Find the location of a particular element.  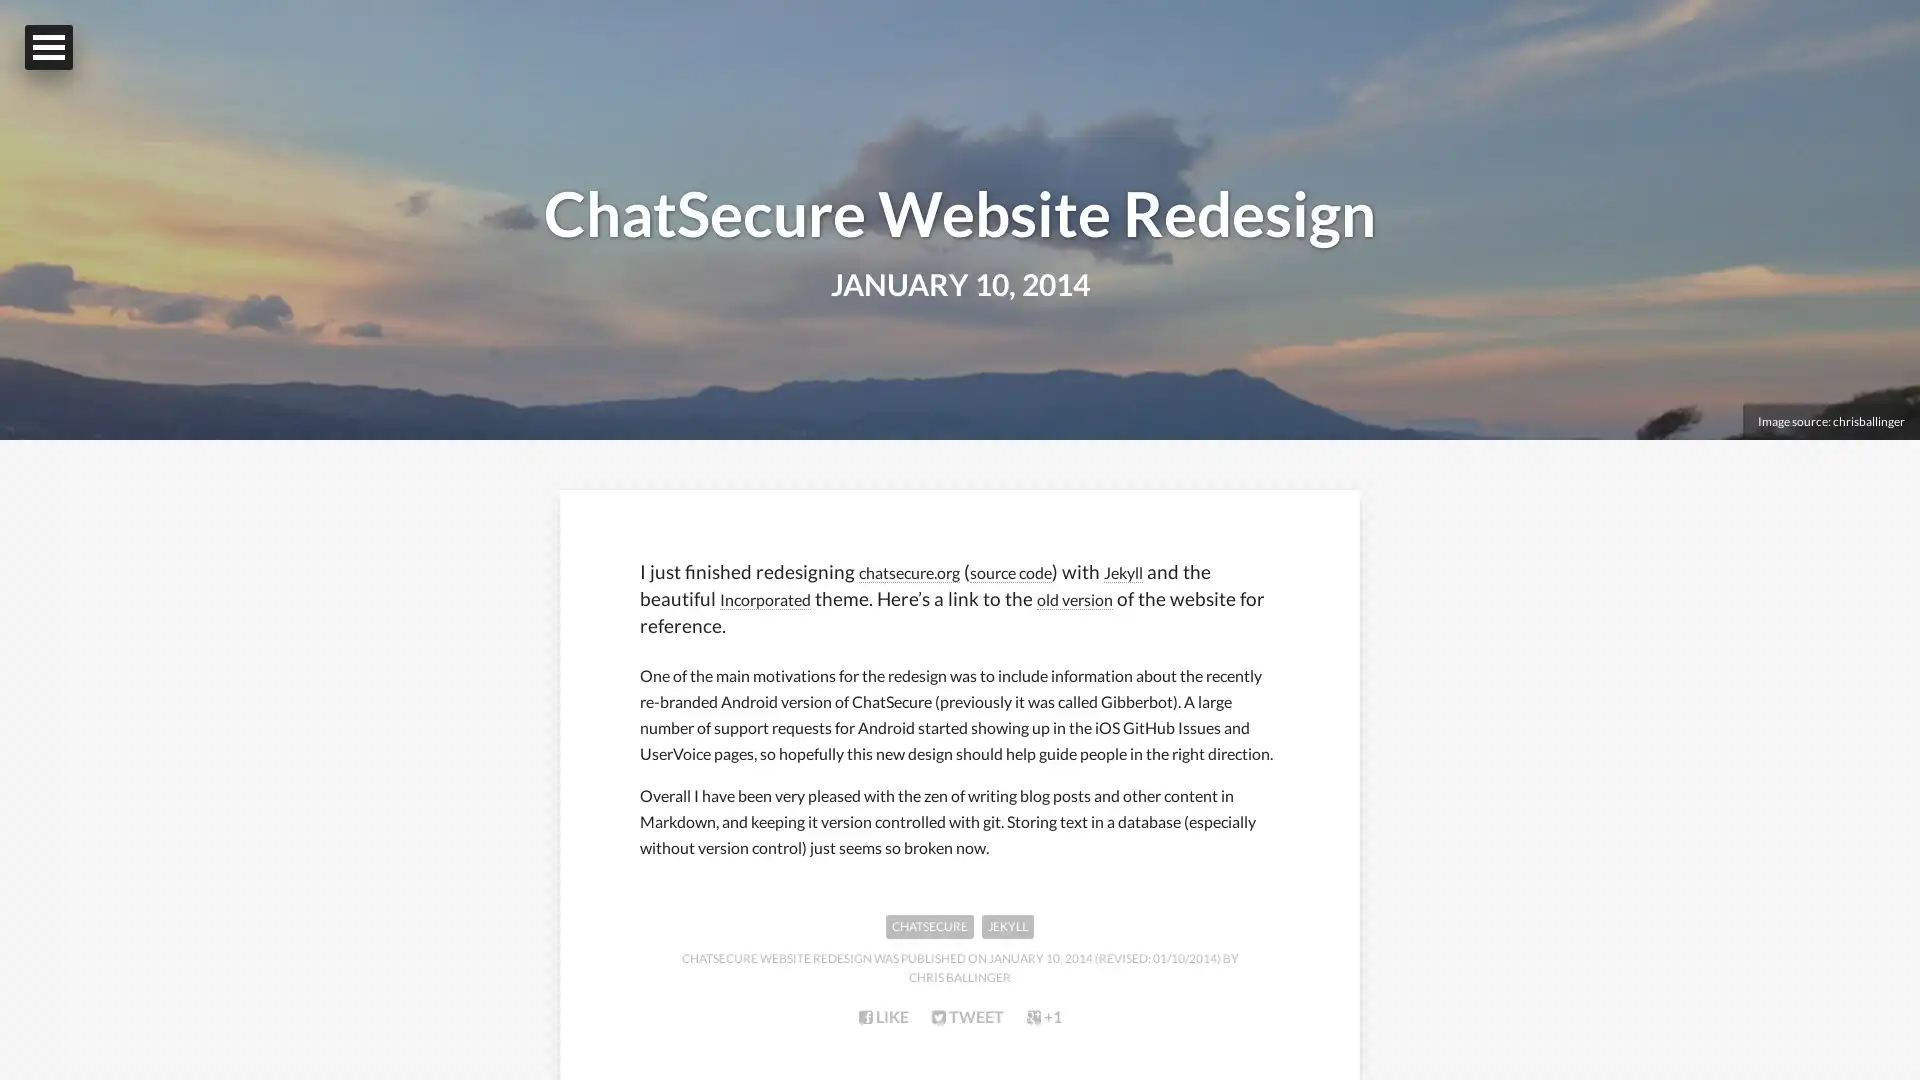

Open Menu is located at coordinates (48, 46).